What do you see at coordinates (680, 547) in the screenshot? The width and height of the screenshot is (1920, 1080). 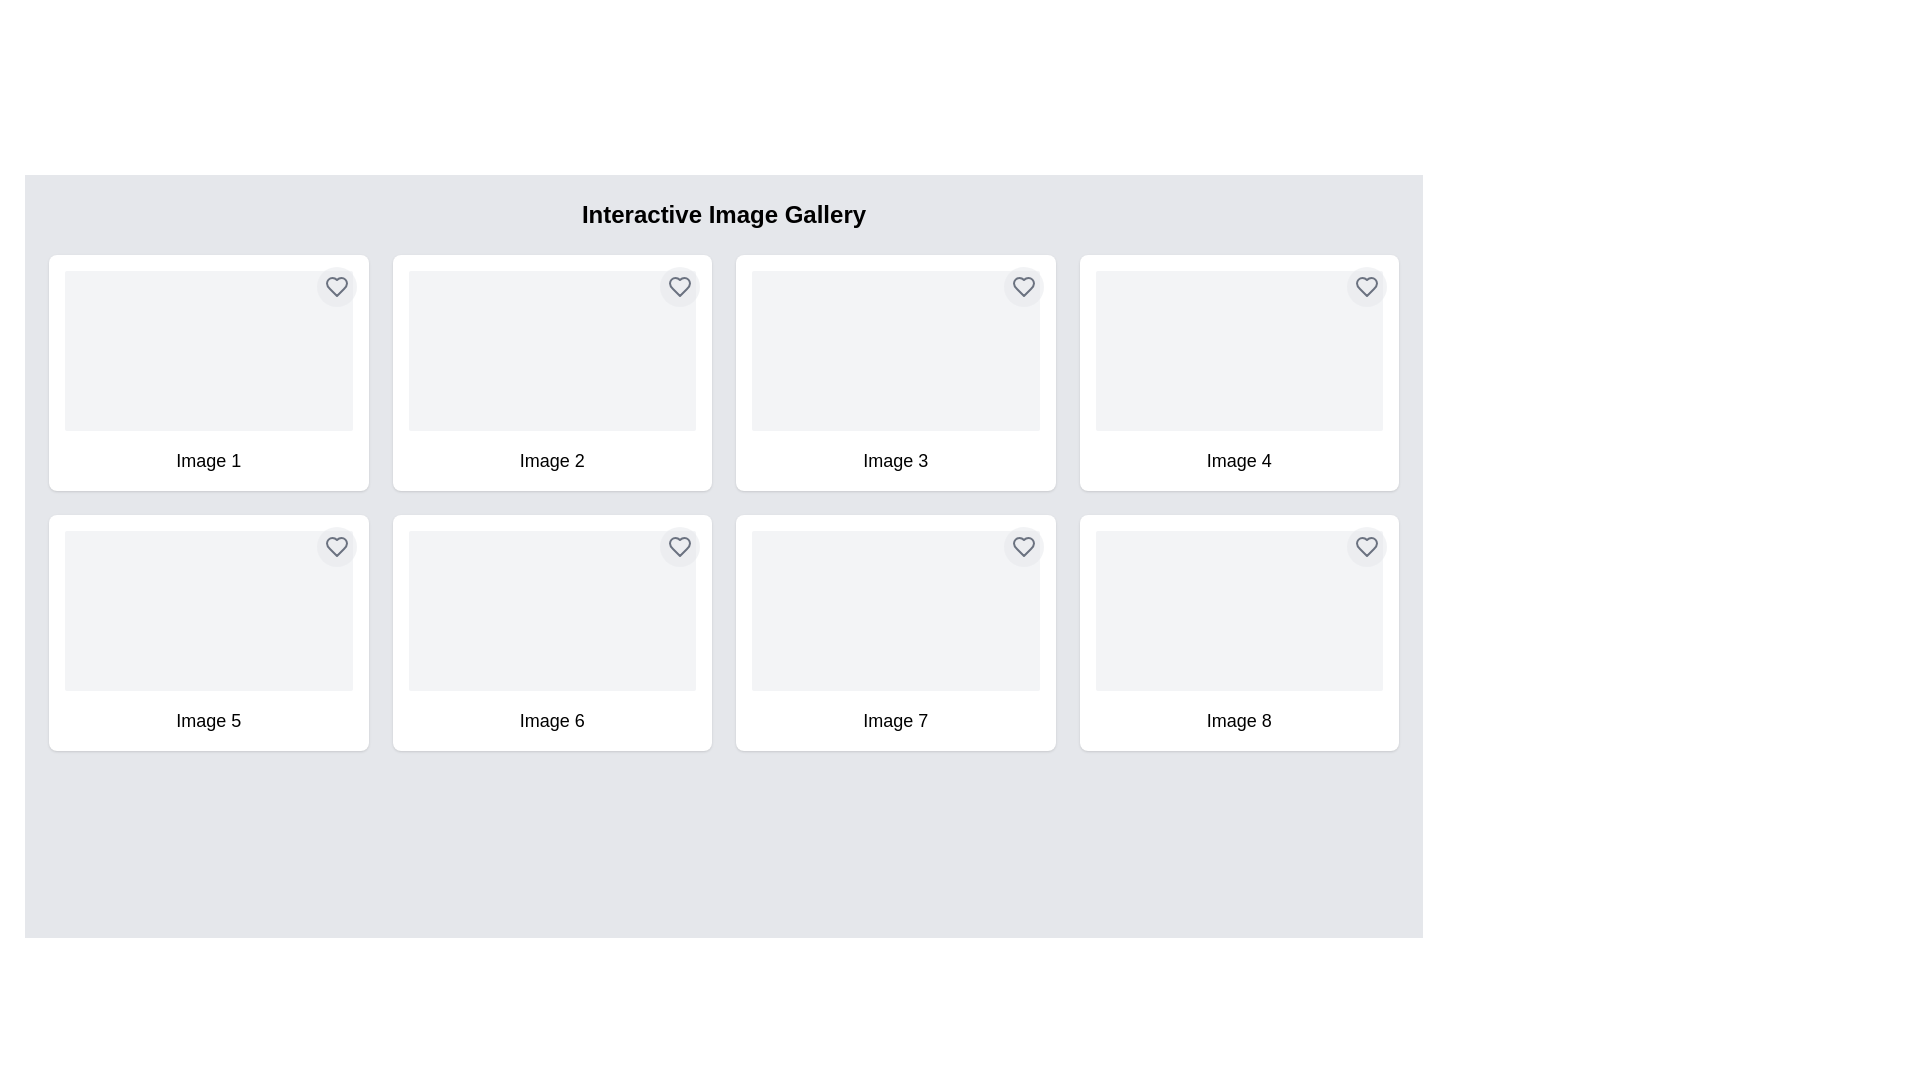 I see `the heart icon button in the top-right corner of the card labeled 'Image 6', which is located in the middle of the second row and third column of the gallery grid` at bounding box center [680, 547].